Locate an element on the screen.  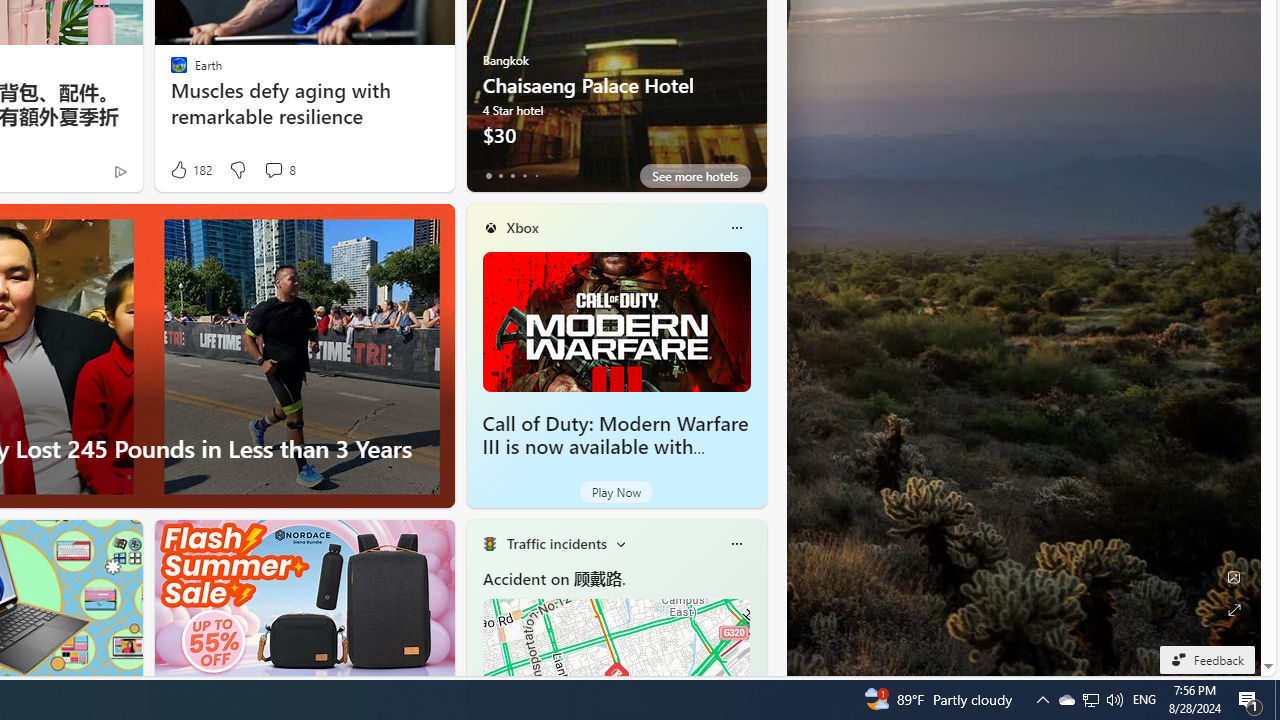
'Traffic Title Traffic Light' is located at coordinates (489, 543).